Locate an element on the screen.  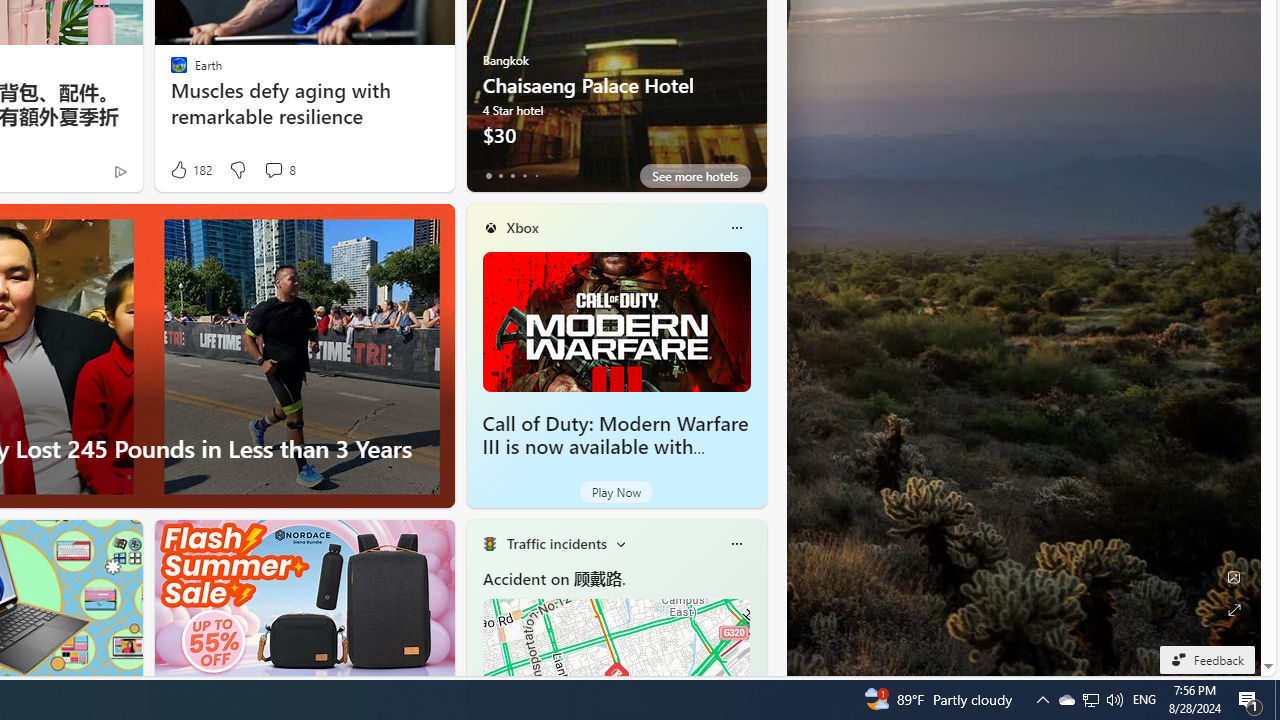
'Traffic Title Traffic Light' is located at coordinates (489, 543).